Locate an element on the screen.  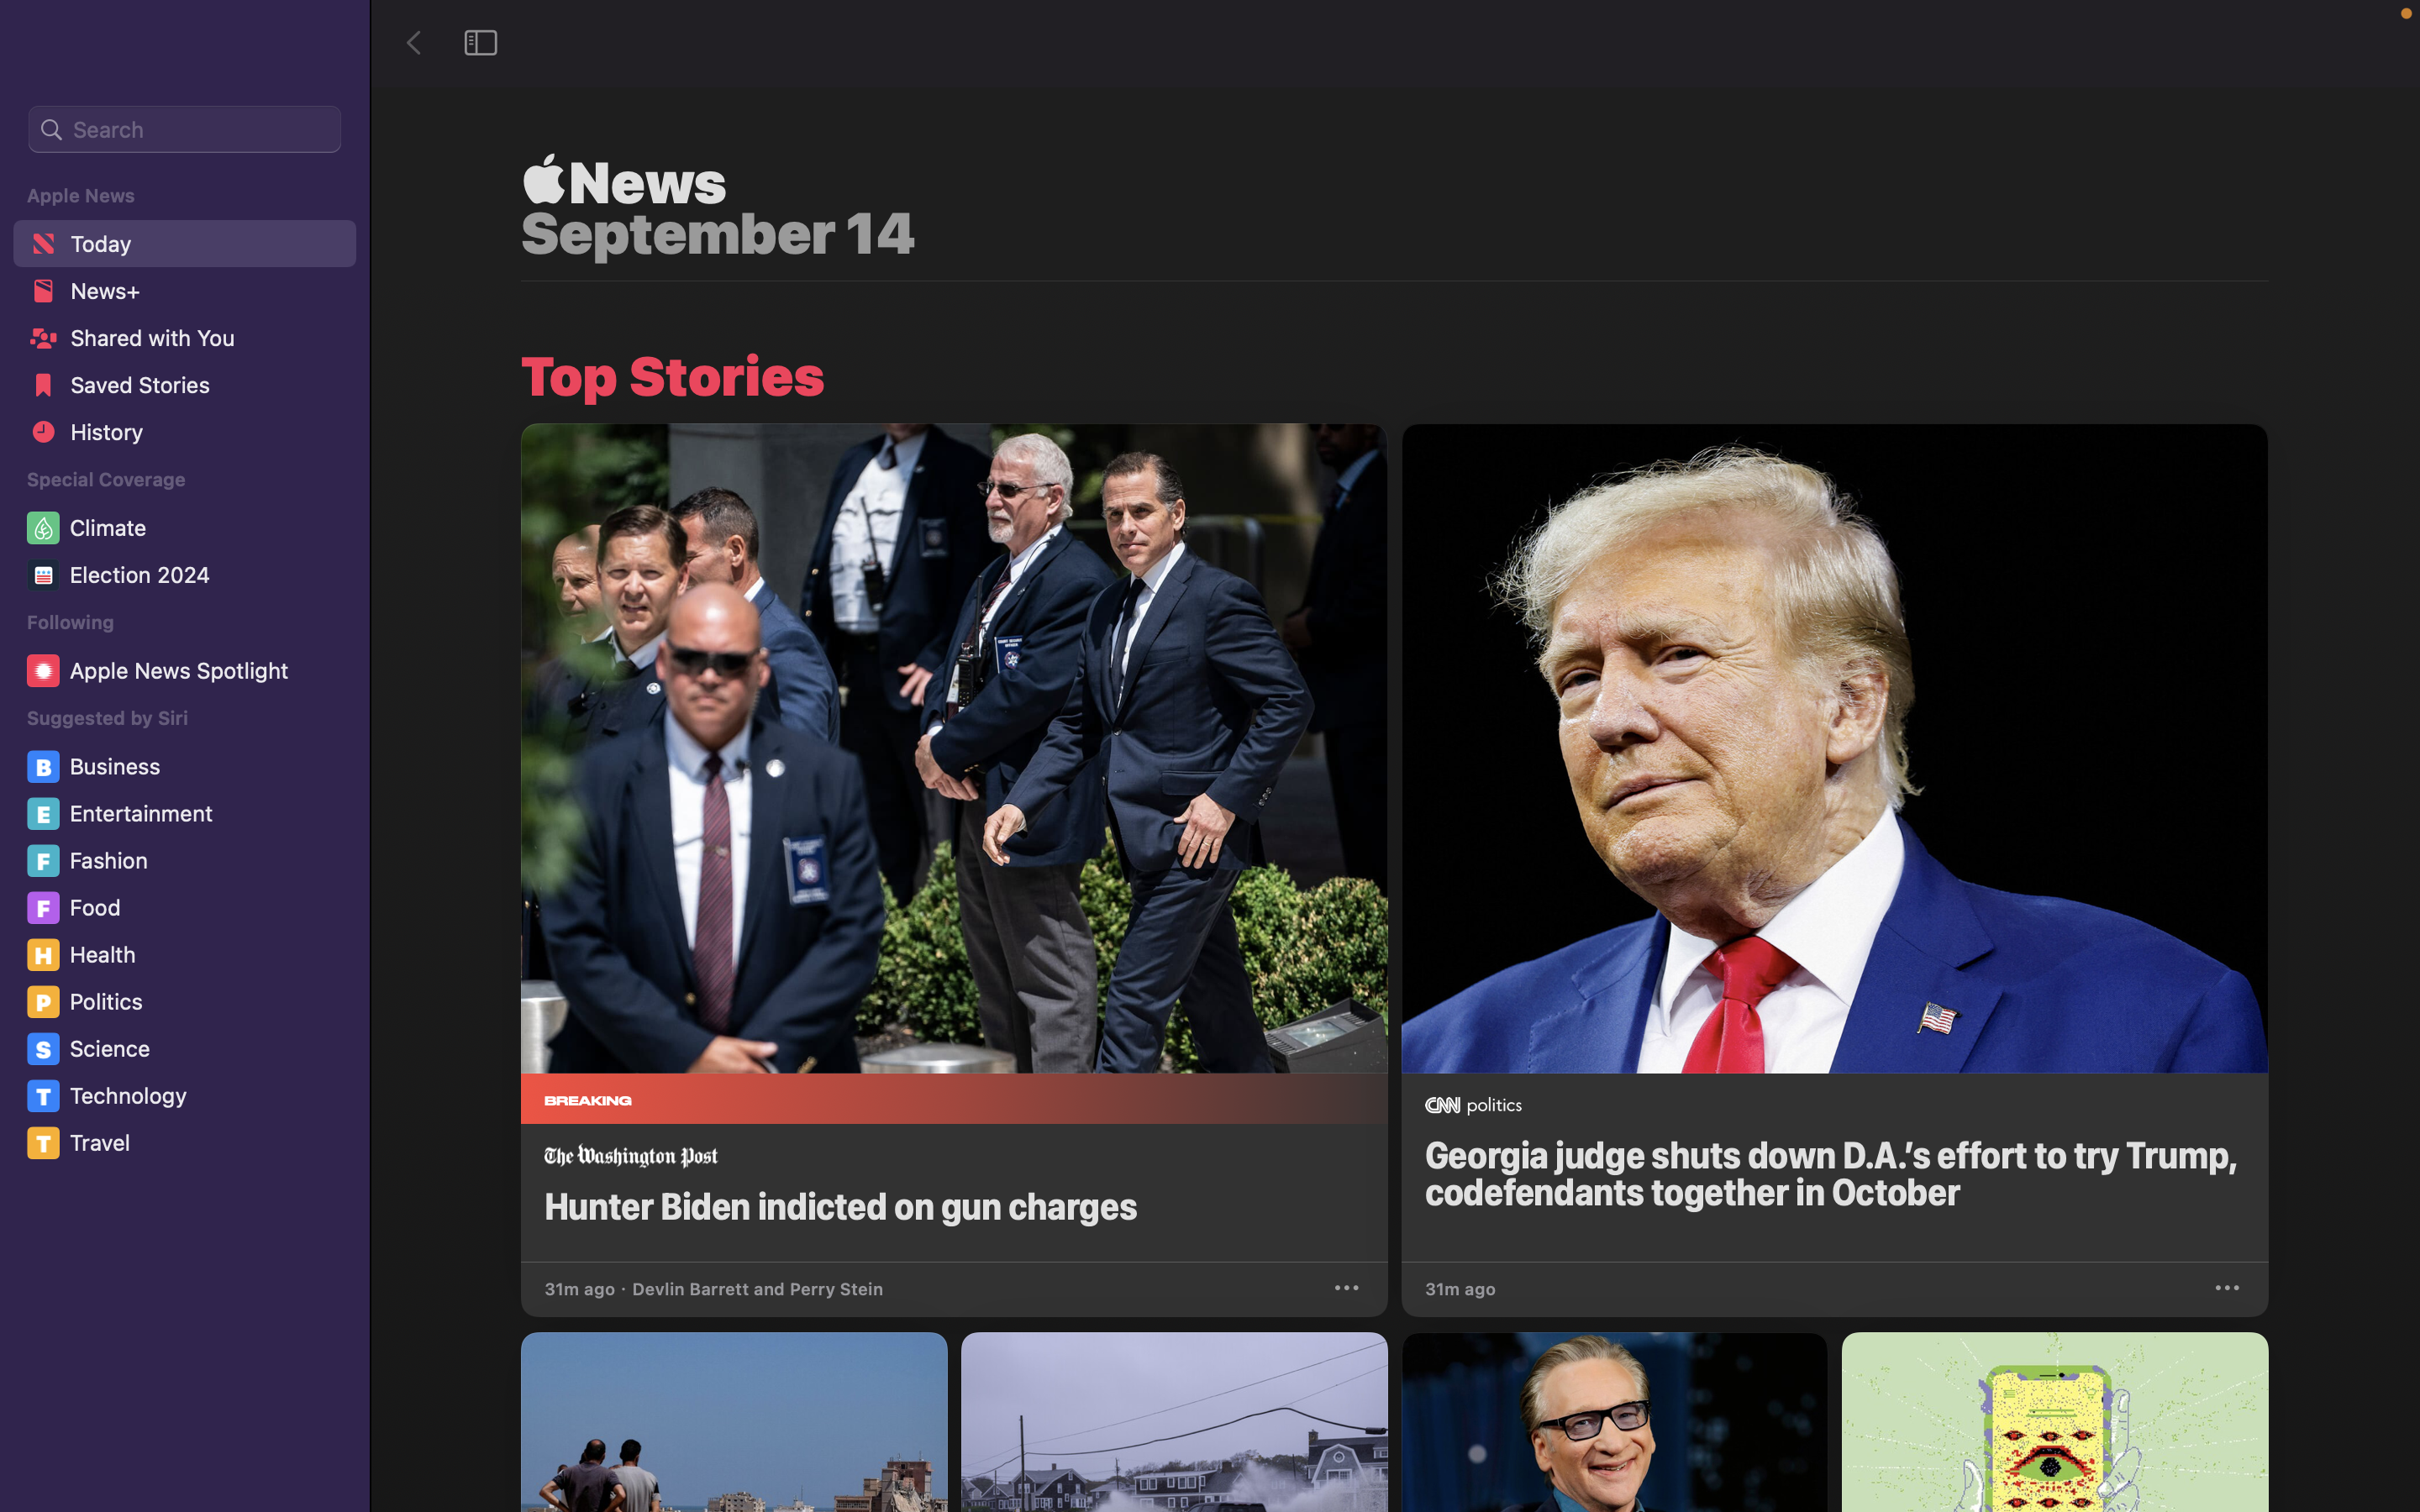
the "Travel" section is located at coordinates (189, 1143).